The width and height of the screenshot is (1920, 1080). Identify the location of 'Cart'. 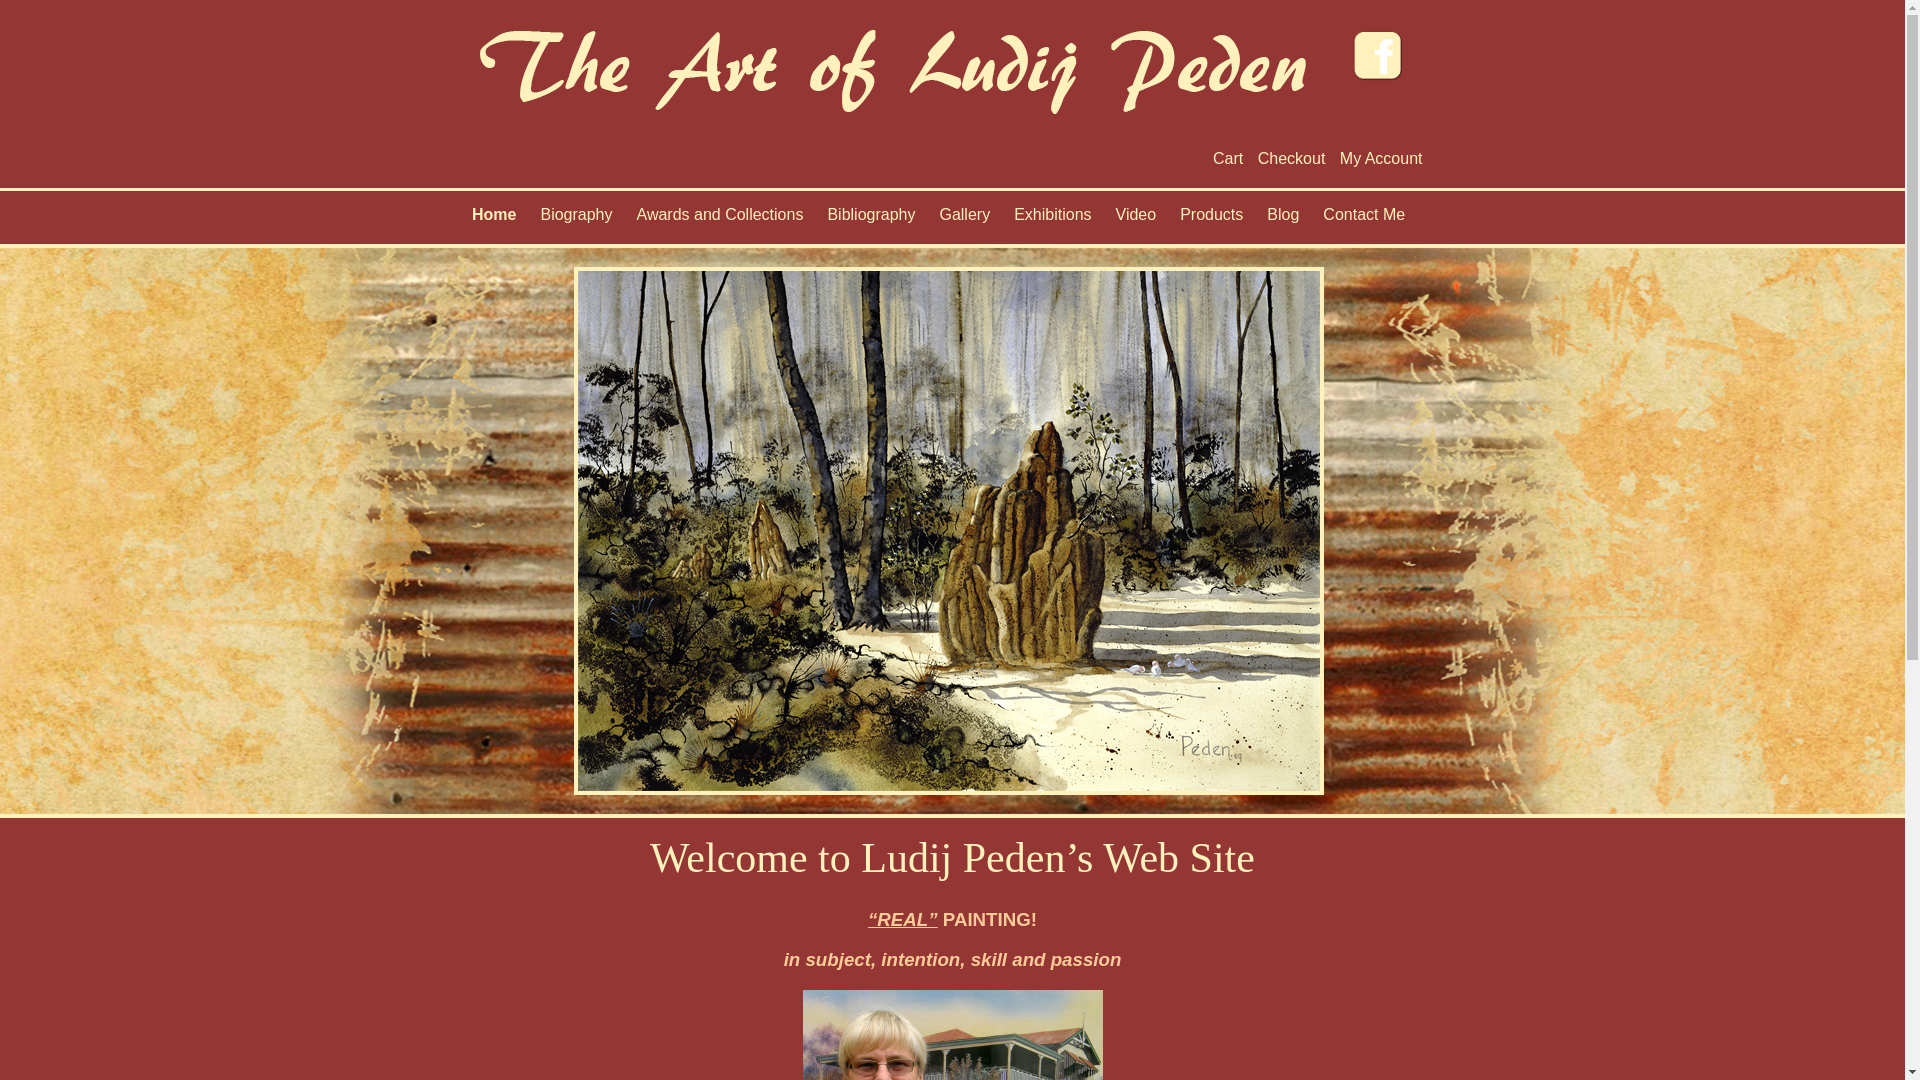
(1212, 157).